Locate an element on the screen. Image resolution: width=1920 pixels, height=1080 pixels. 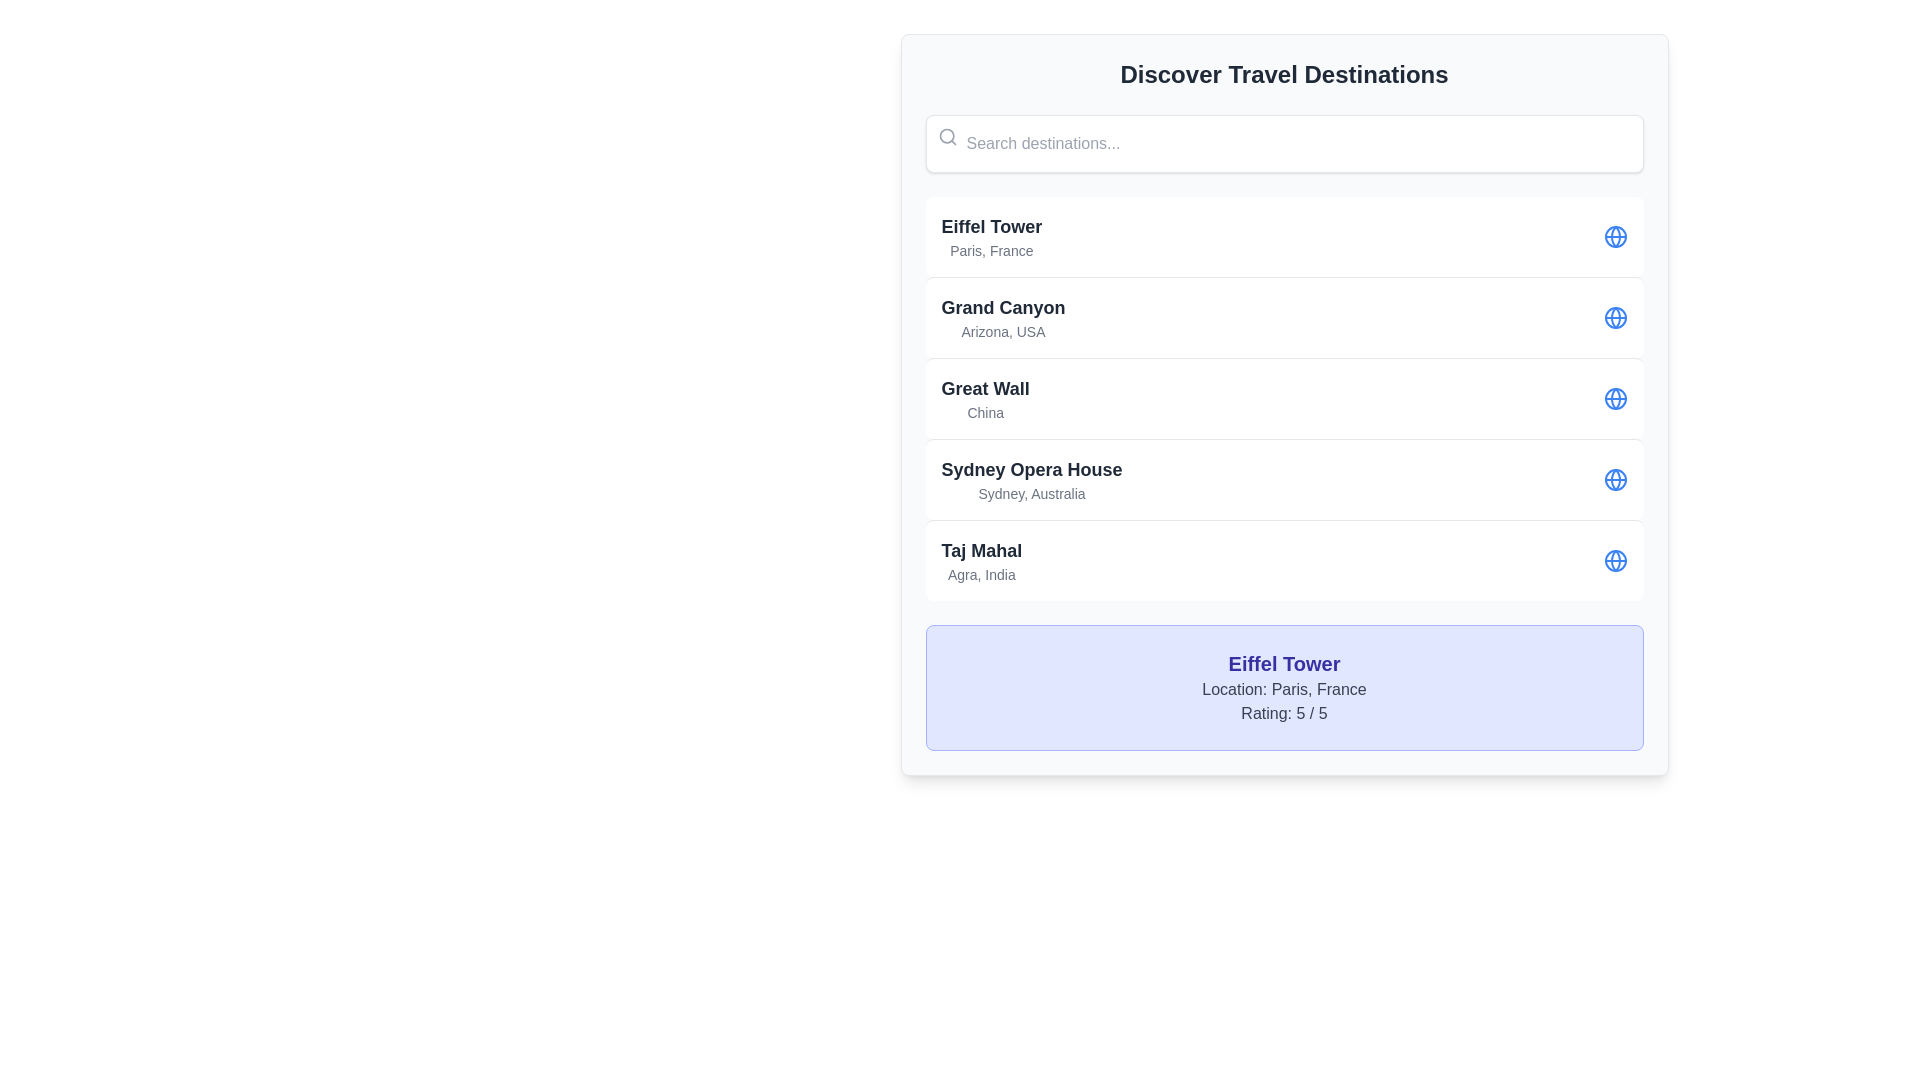
the information icon next to the 'Eiffel Tower' entry that signifies additional information about the location 'Paris, France' is located at coordinates (1615, 235).